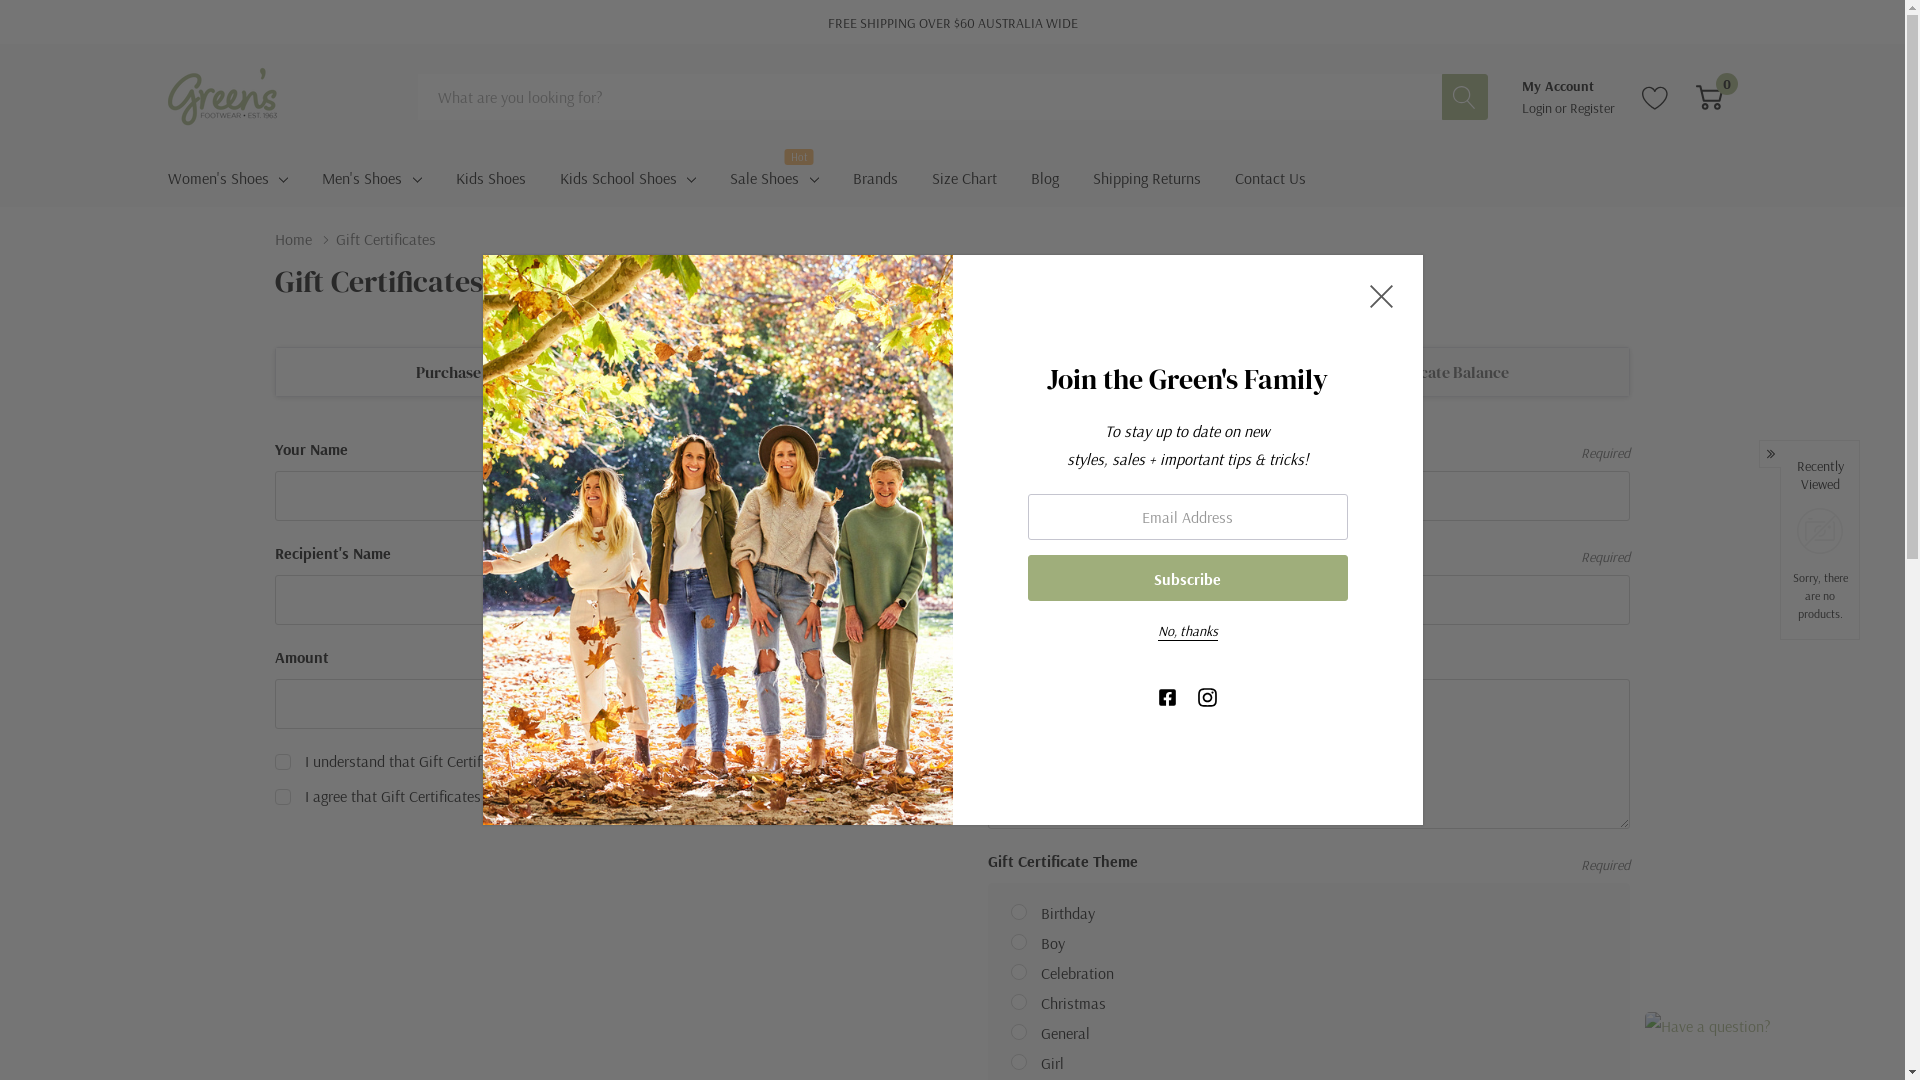 The height and width of the screenshot is (1080, 1920). Describe the element at coordinates (560, 176) in the screenshot. I see `'Kids School Shoes'` at that location.